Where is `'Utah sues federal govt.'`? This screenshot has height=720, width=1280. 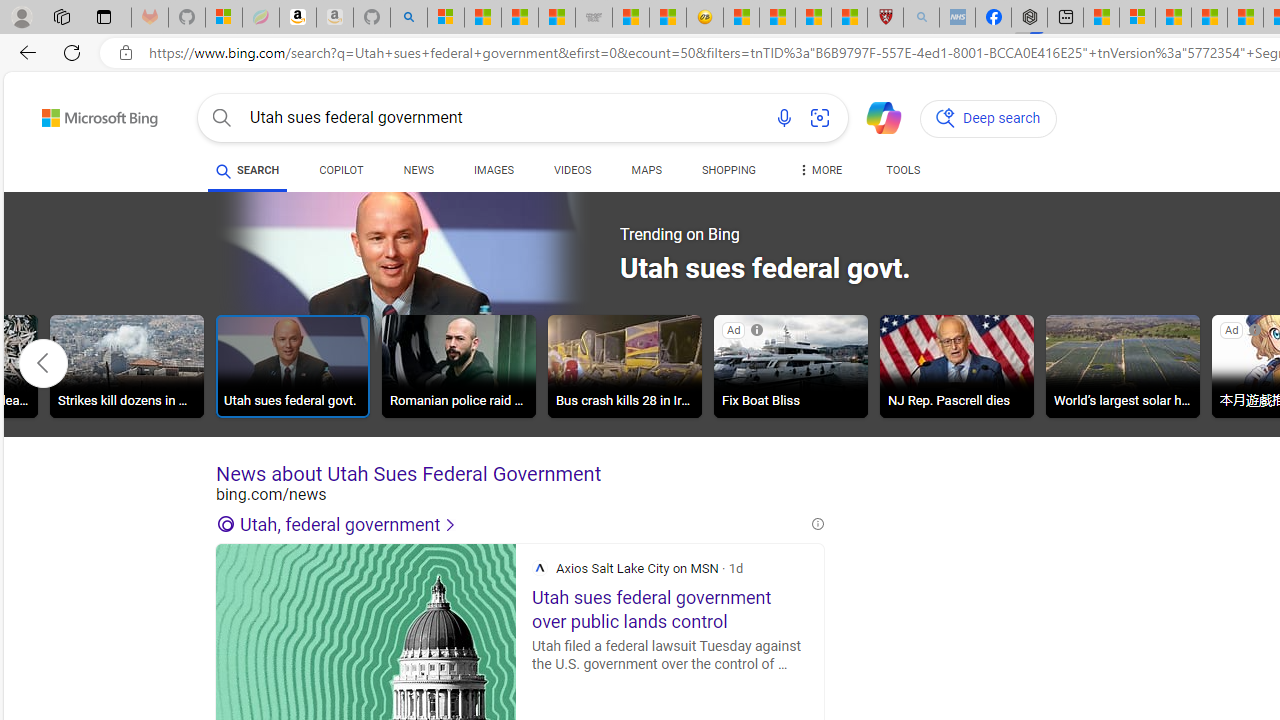 'Utah sues federal govt.' is located at coordinates (292, 369).